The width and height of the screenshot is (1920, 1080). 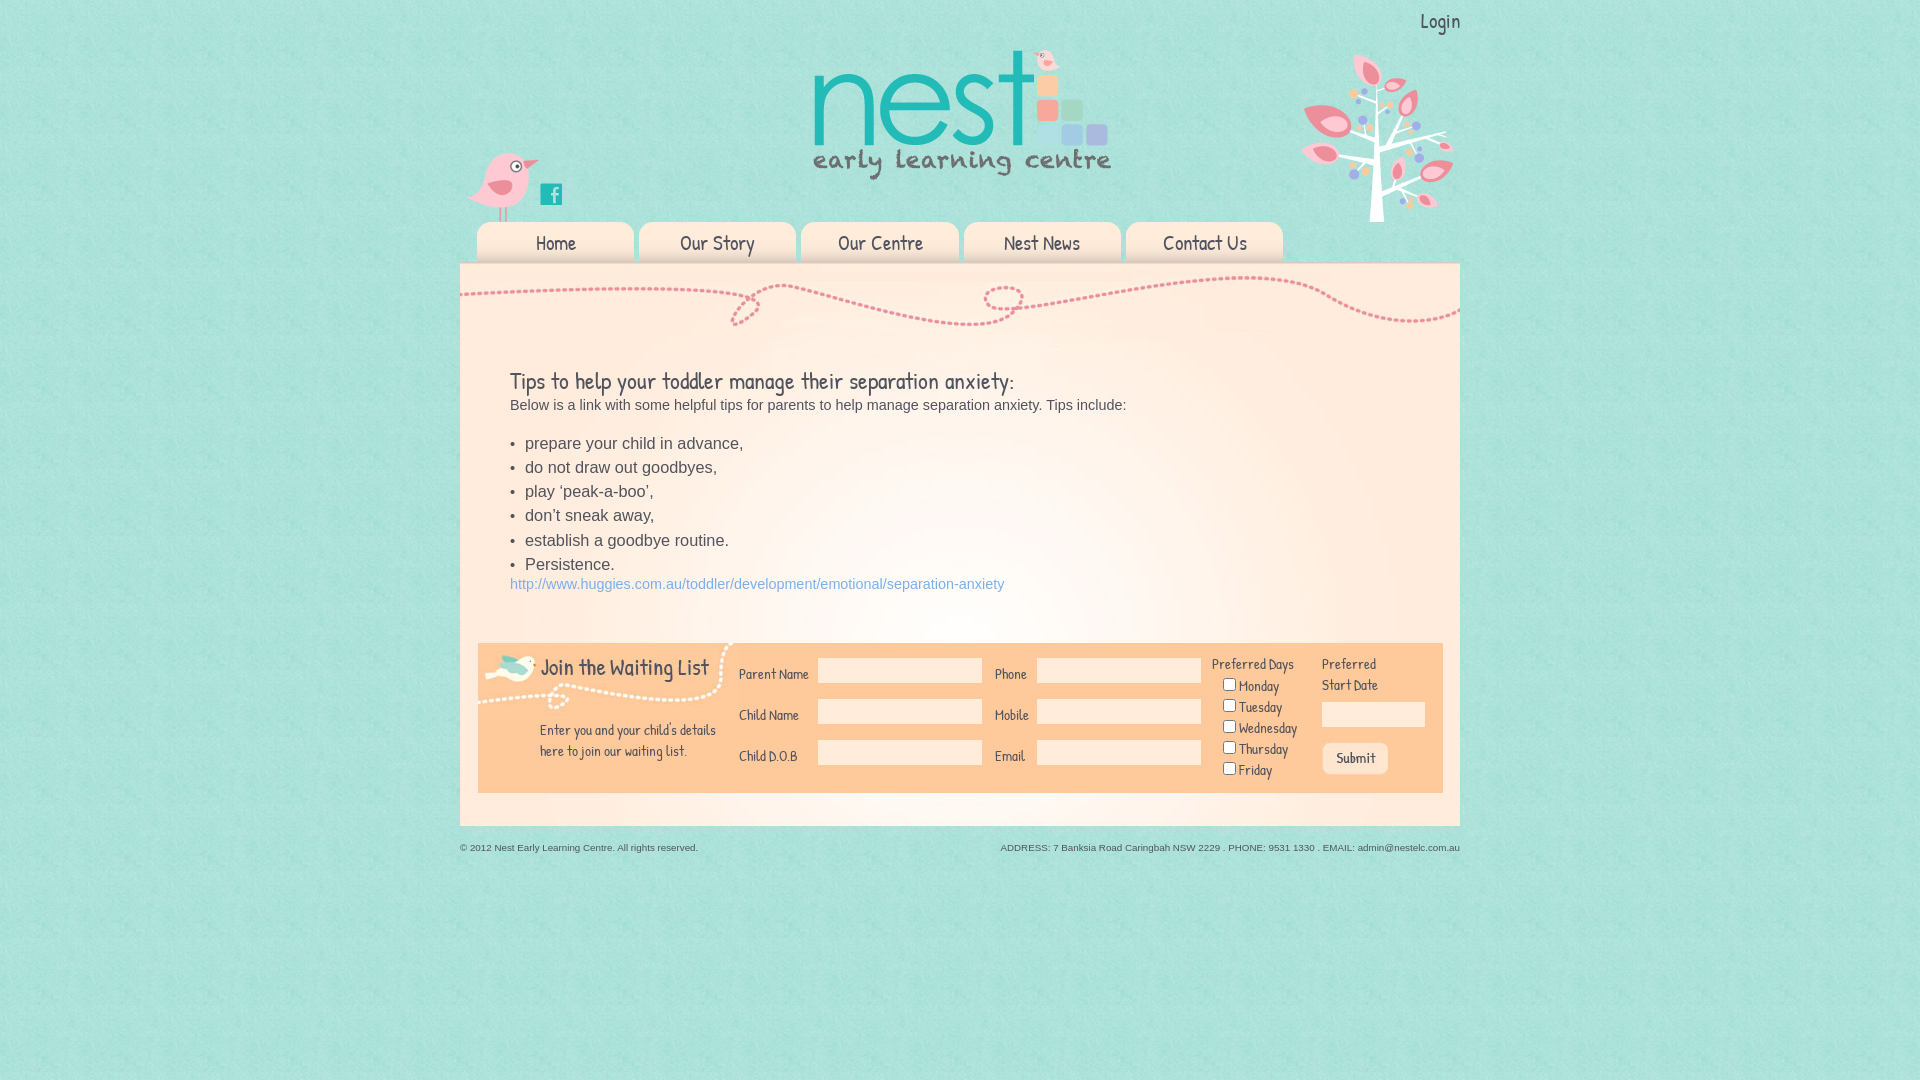 I want to click on 'Contact Us', so click(x=1203, y=241).